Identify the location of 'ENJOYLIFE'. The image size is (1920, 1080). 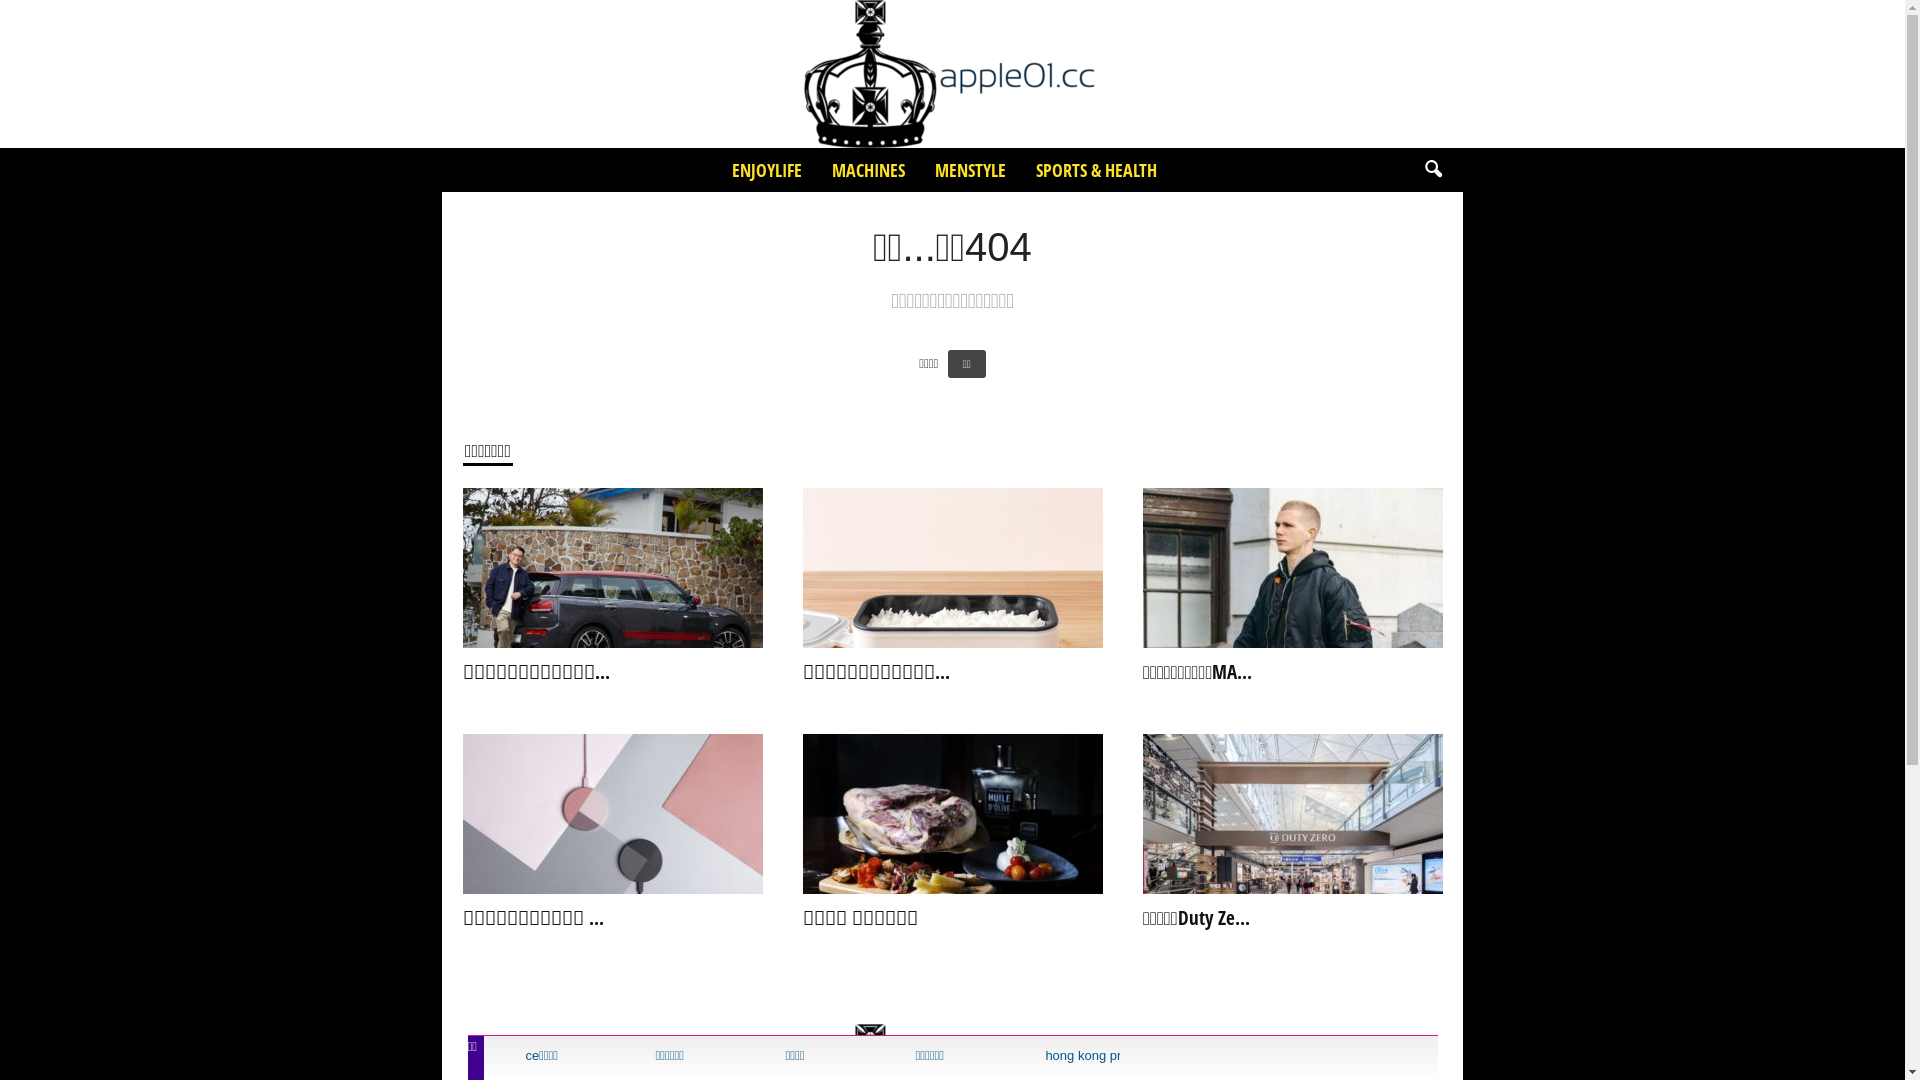
(715, 168).